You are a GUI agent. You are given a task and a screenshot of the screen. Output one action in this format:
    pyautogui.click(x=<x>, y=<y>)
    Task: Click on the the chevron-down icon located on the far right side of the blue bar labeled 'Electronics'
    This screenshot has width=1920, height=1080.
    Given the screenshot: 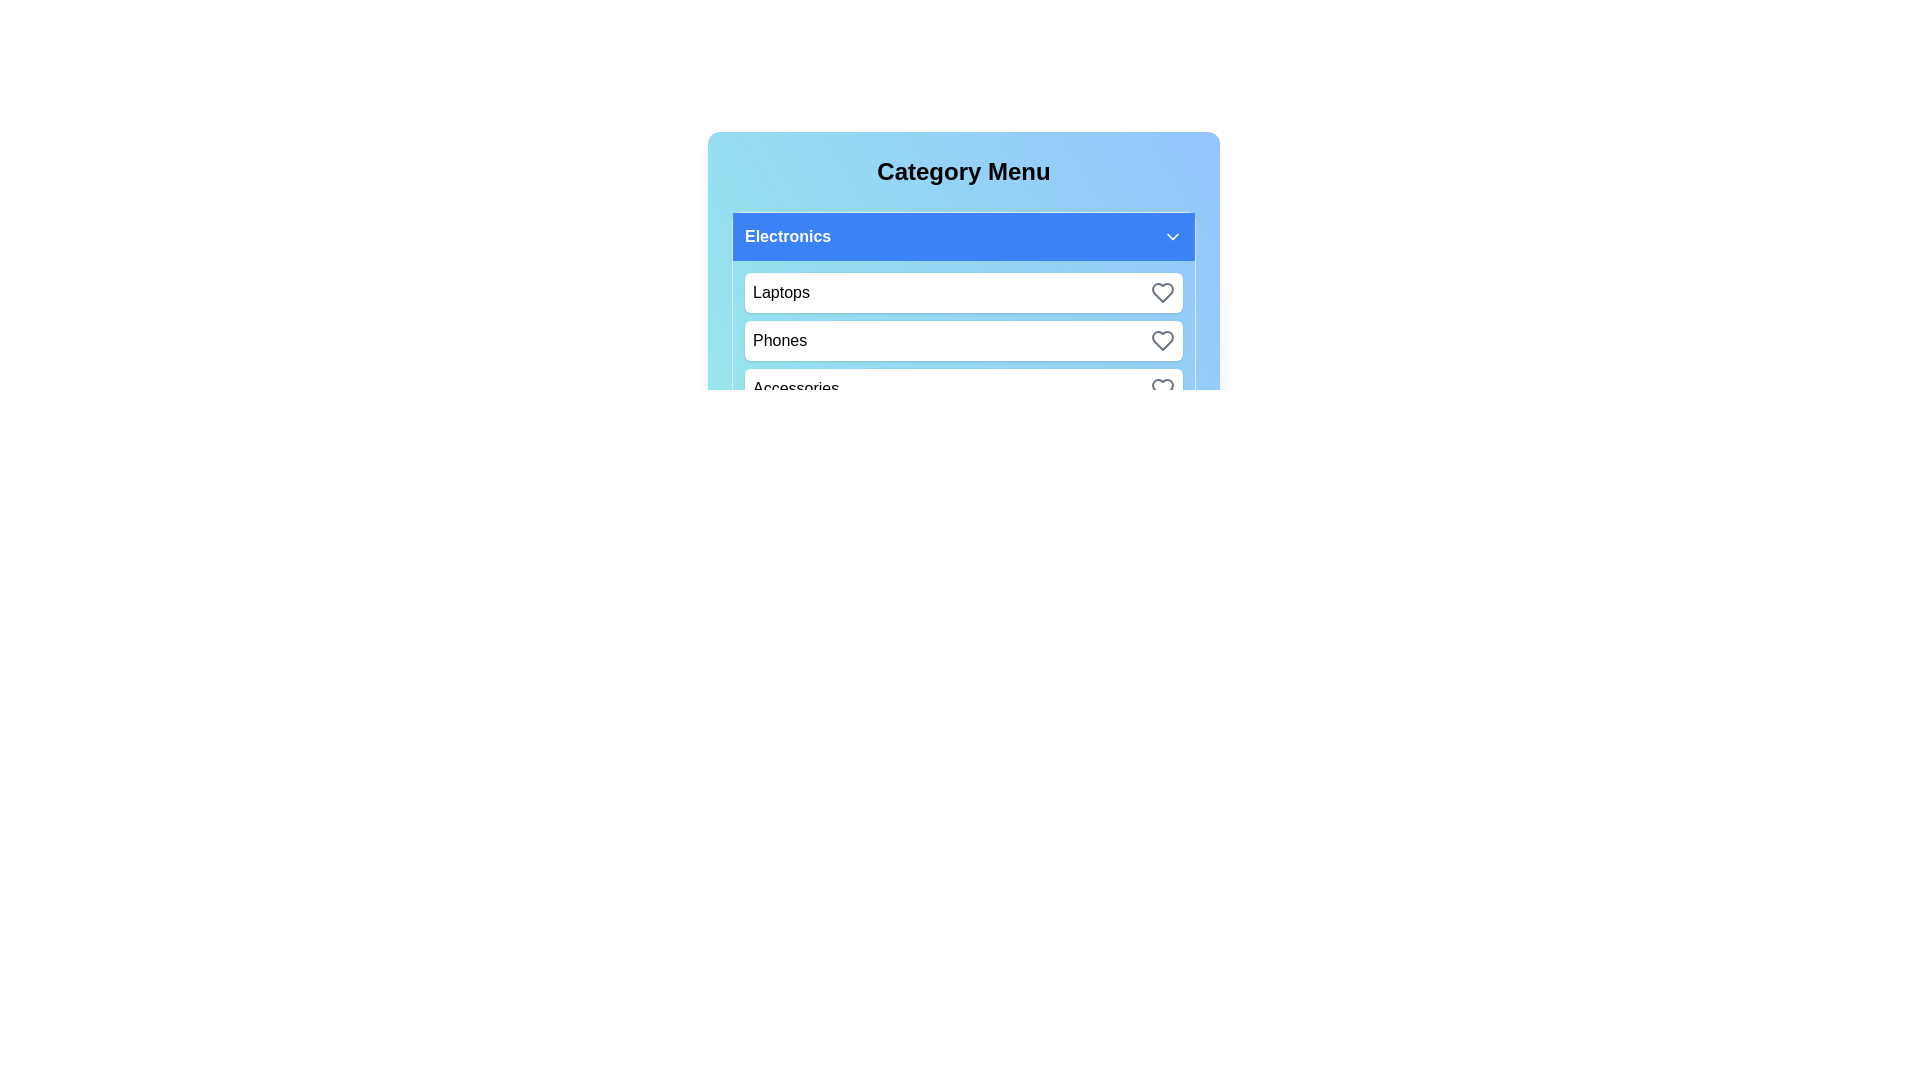 What is the action you would take?
    pyautogui.click(x=1172, y=235)
    